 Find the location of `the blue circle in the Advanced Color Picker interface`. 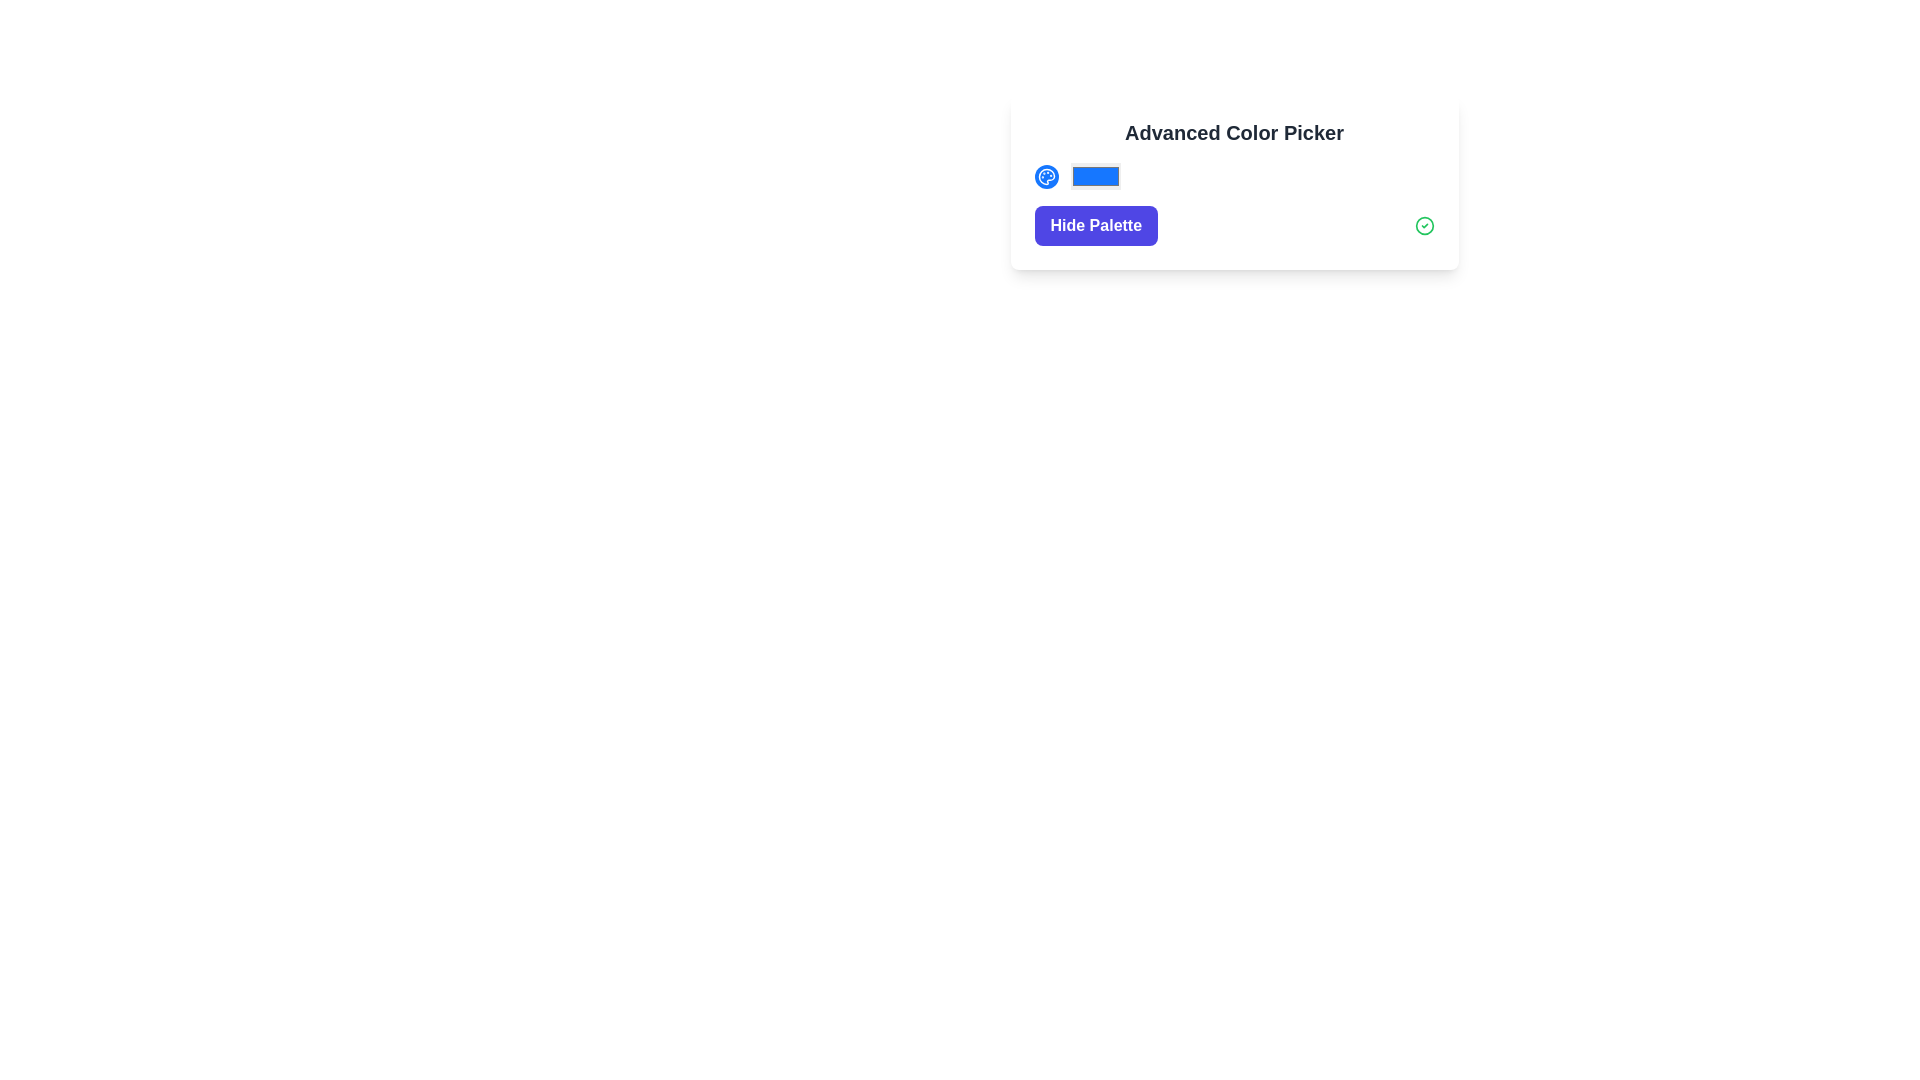

the blue circle in the Advanced Color Picker interface is located at coordinates (1233, 175).